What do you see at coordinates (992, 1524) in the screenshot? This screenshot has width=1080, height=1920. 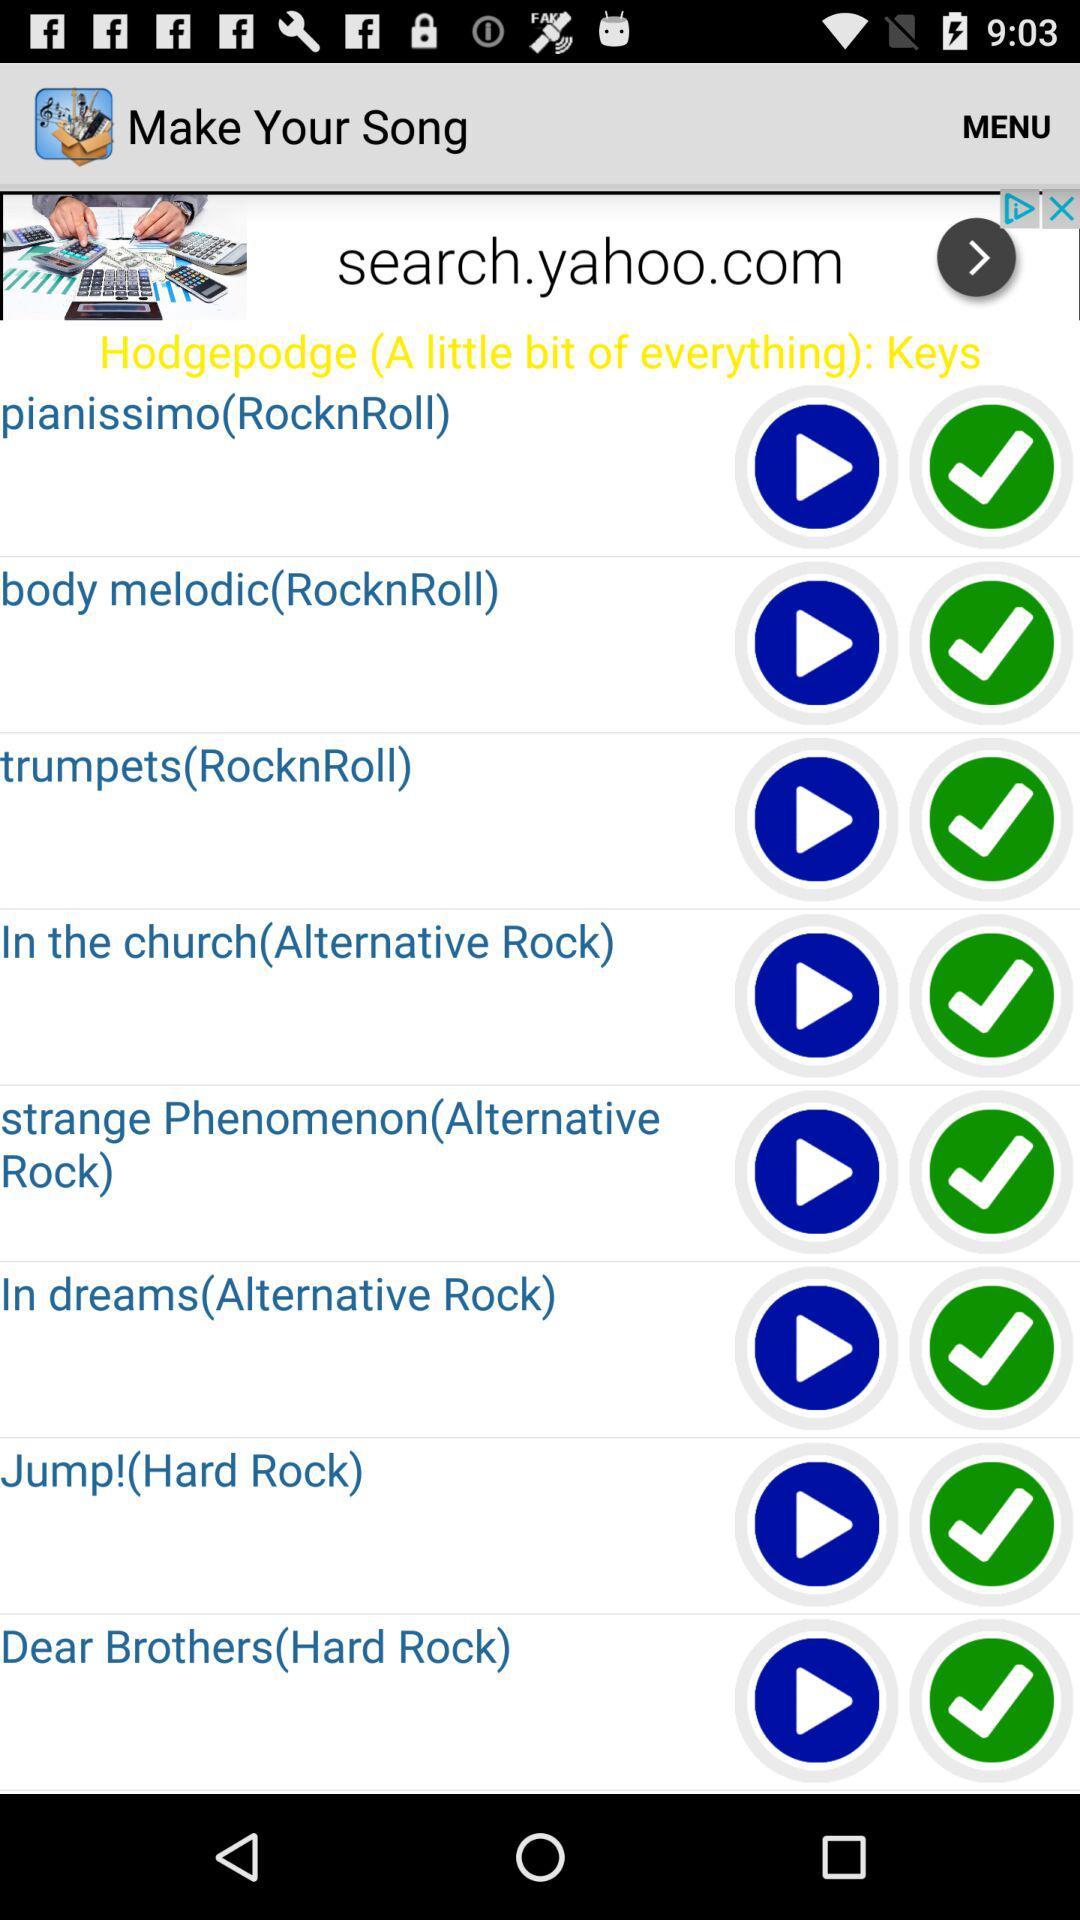 I see `correct` at bounding box center [992, 1524].